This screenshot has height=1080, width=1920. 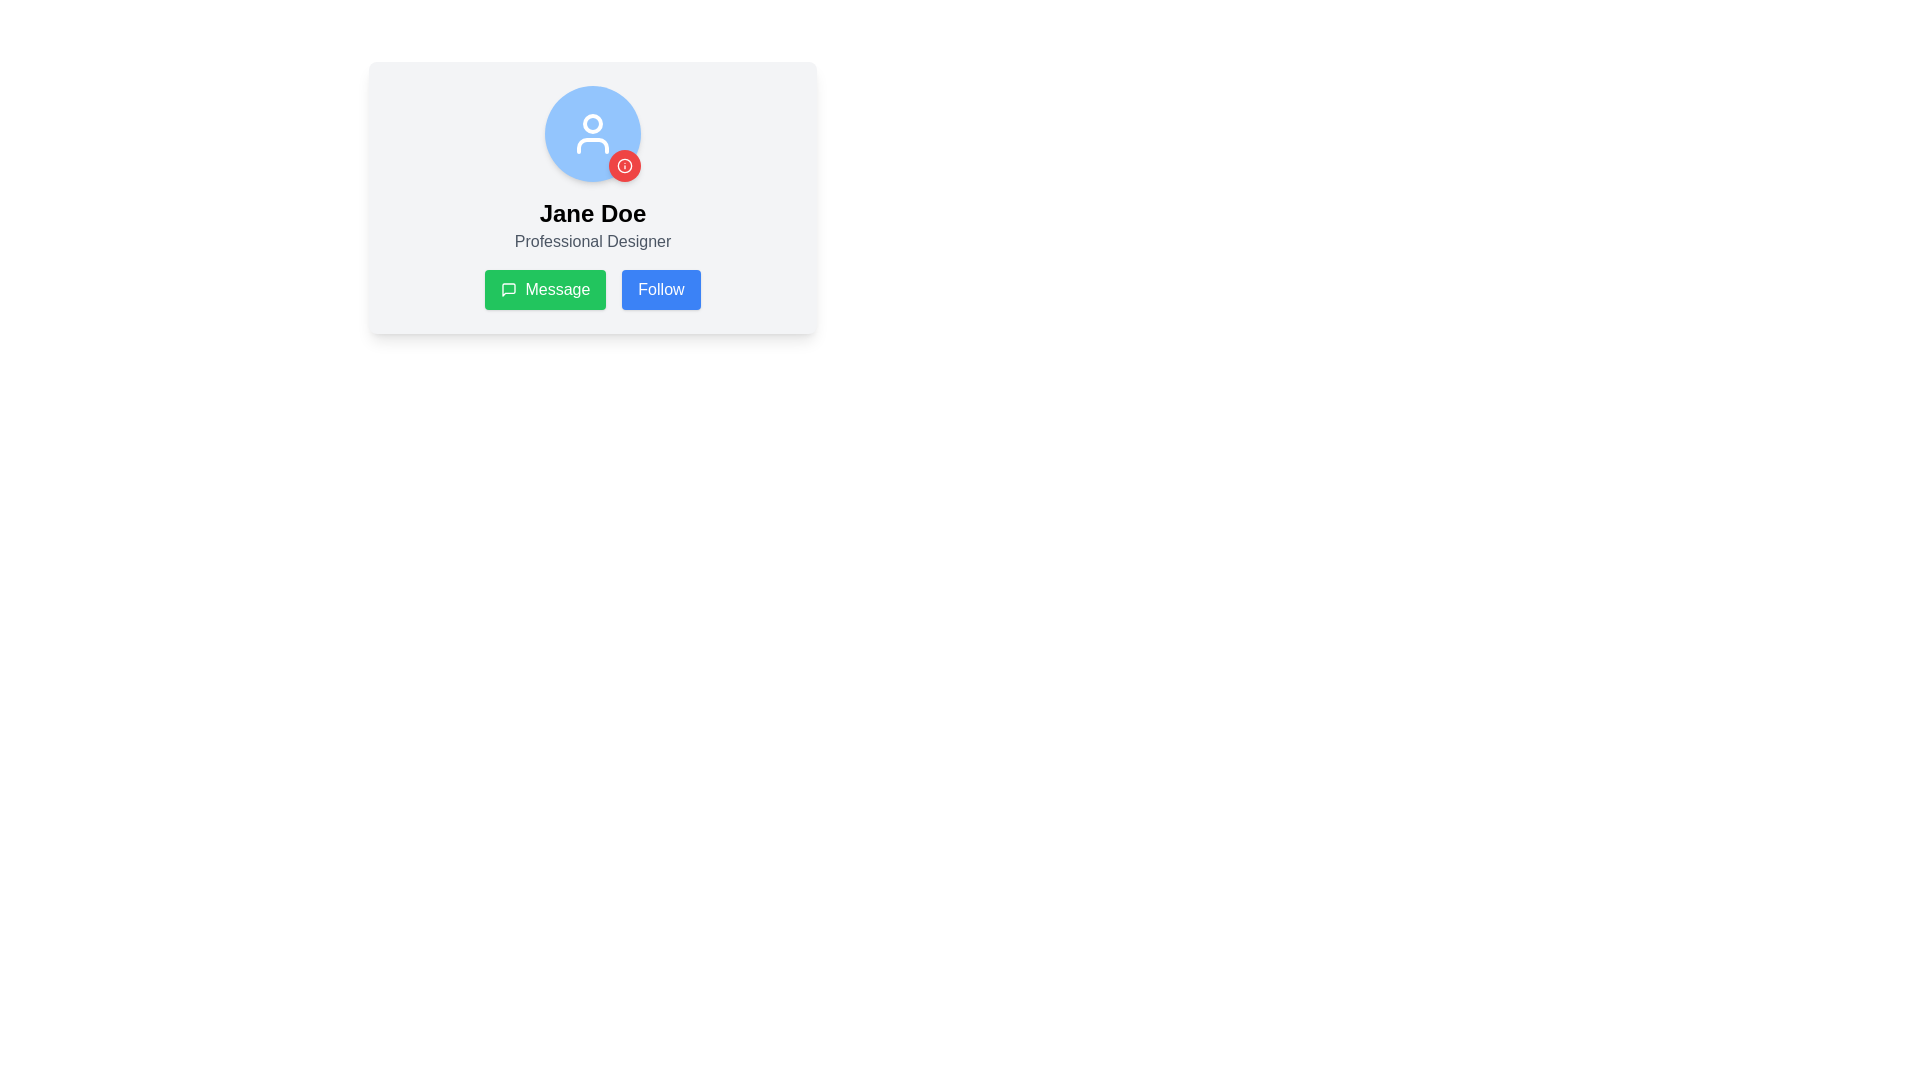 What do you see at coordinates (592, 123) in the screenshot?
I see `the upper SVG Circle that represents the head portion of the user profile icon` at bounding box center [592, 123].